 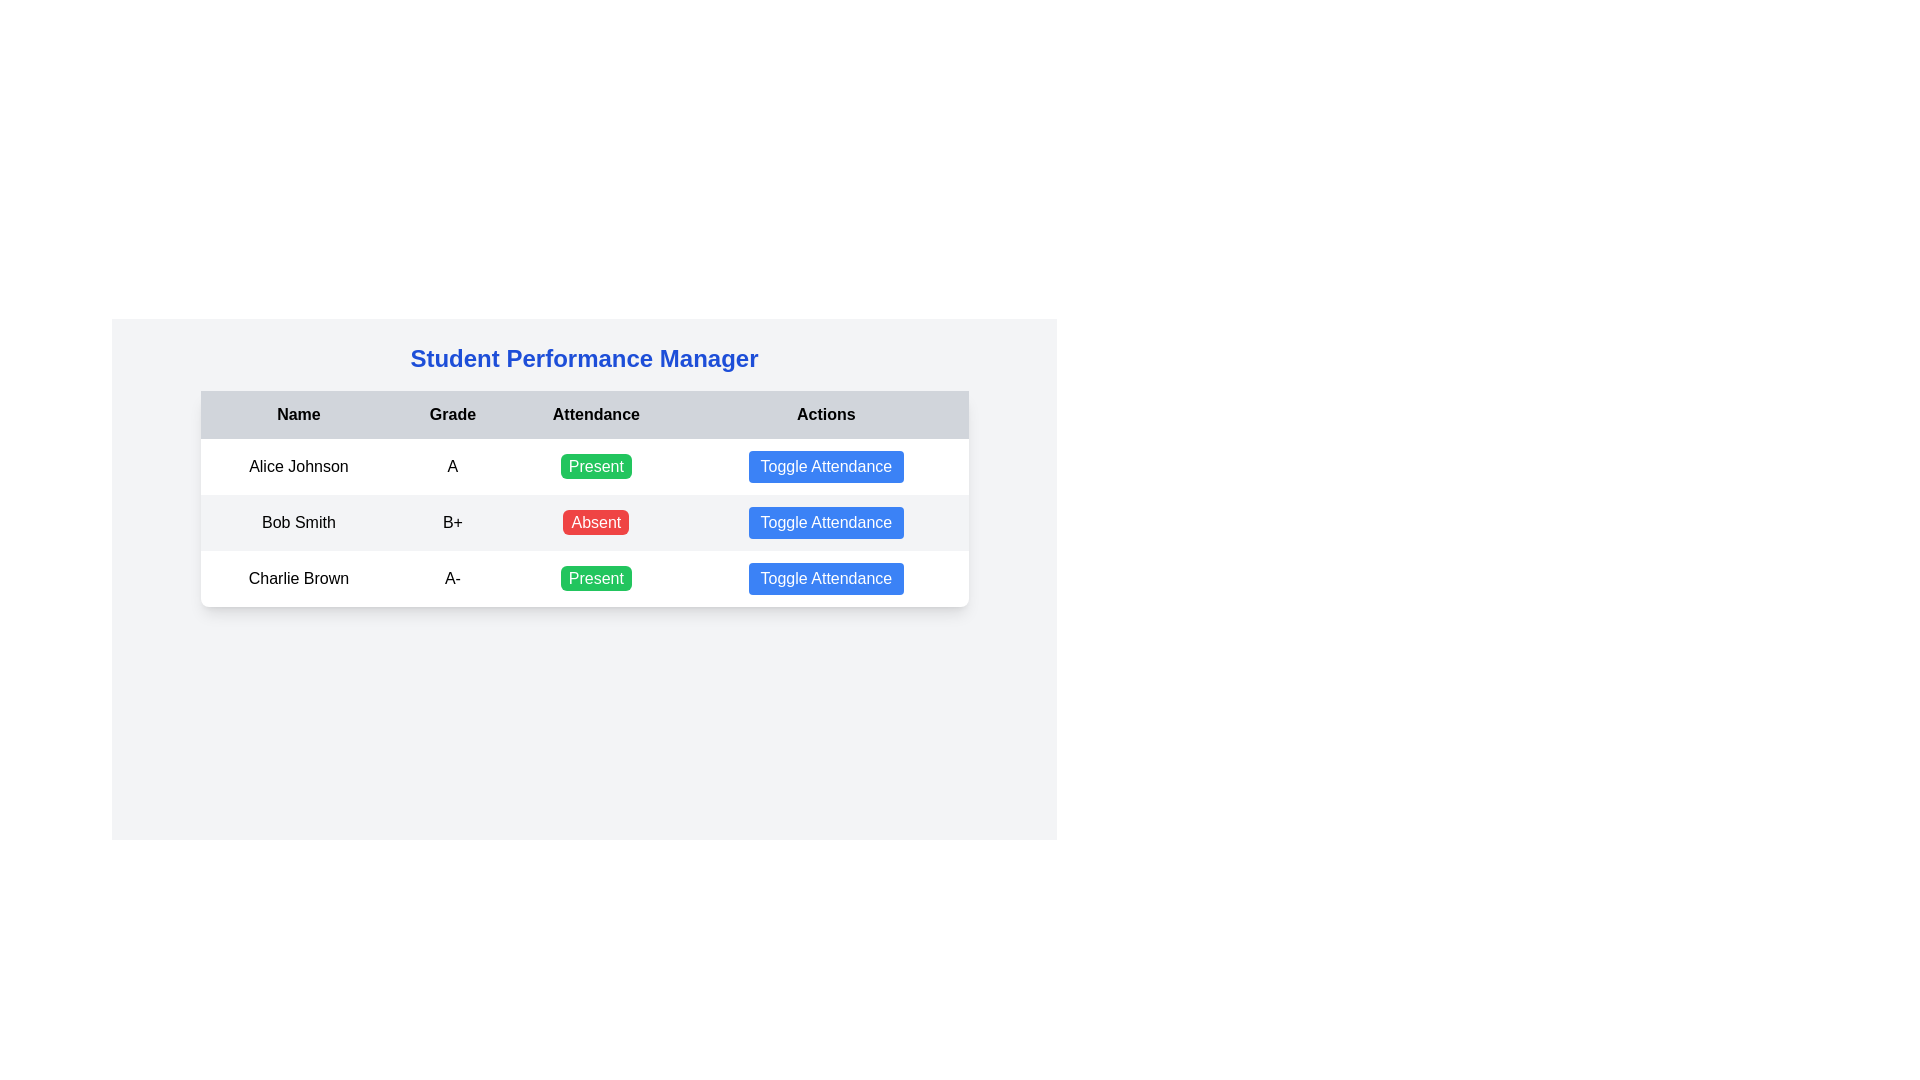 What do you see at coordinates (583, 466) in the screenshot?
I see `the 'Present' button located in the 'Attendance' column for the entry 'Alice Johnson' by moving the mouse to its center point` at bounding box center [583, 466].